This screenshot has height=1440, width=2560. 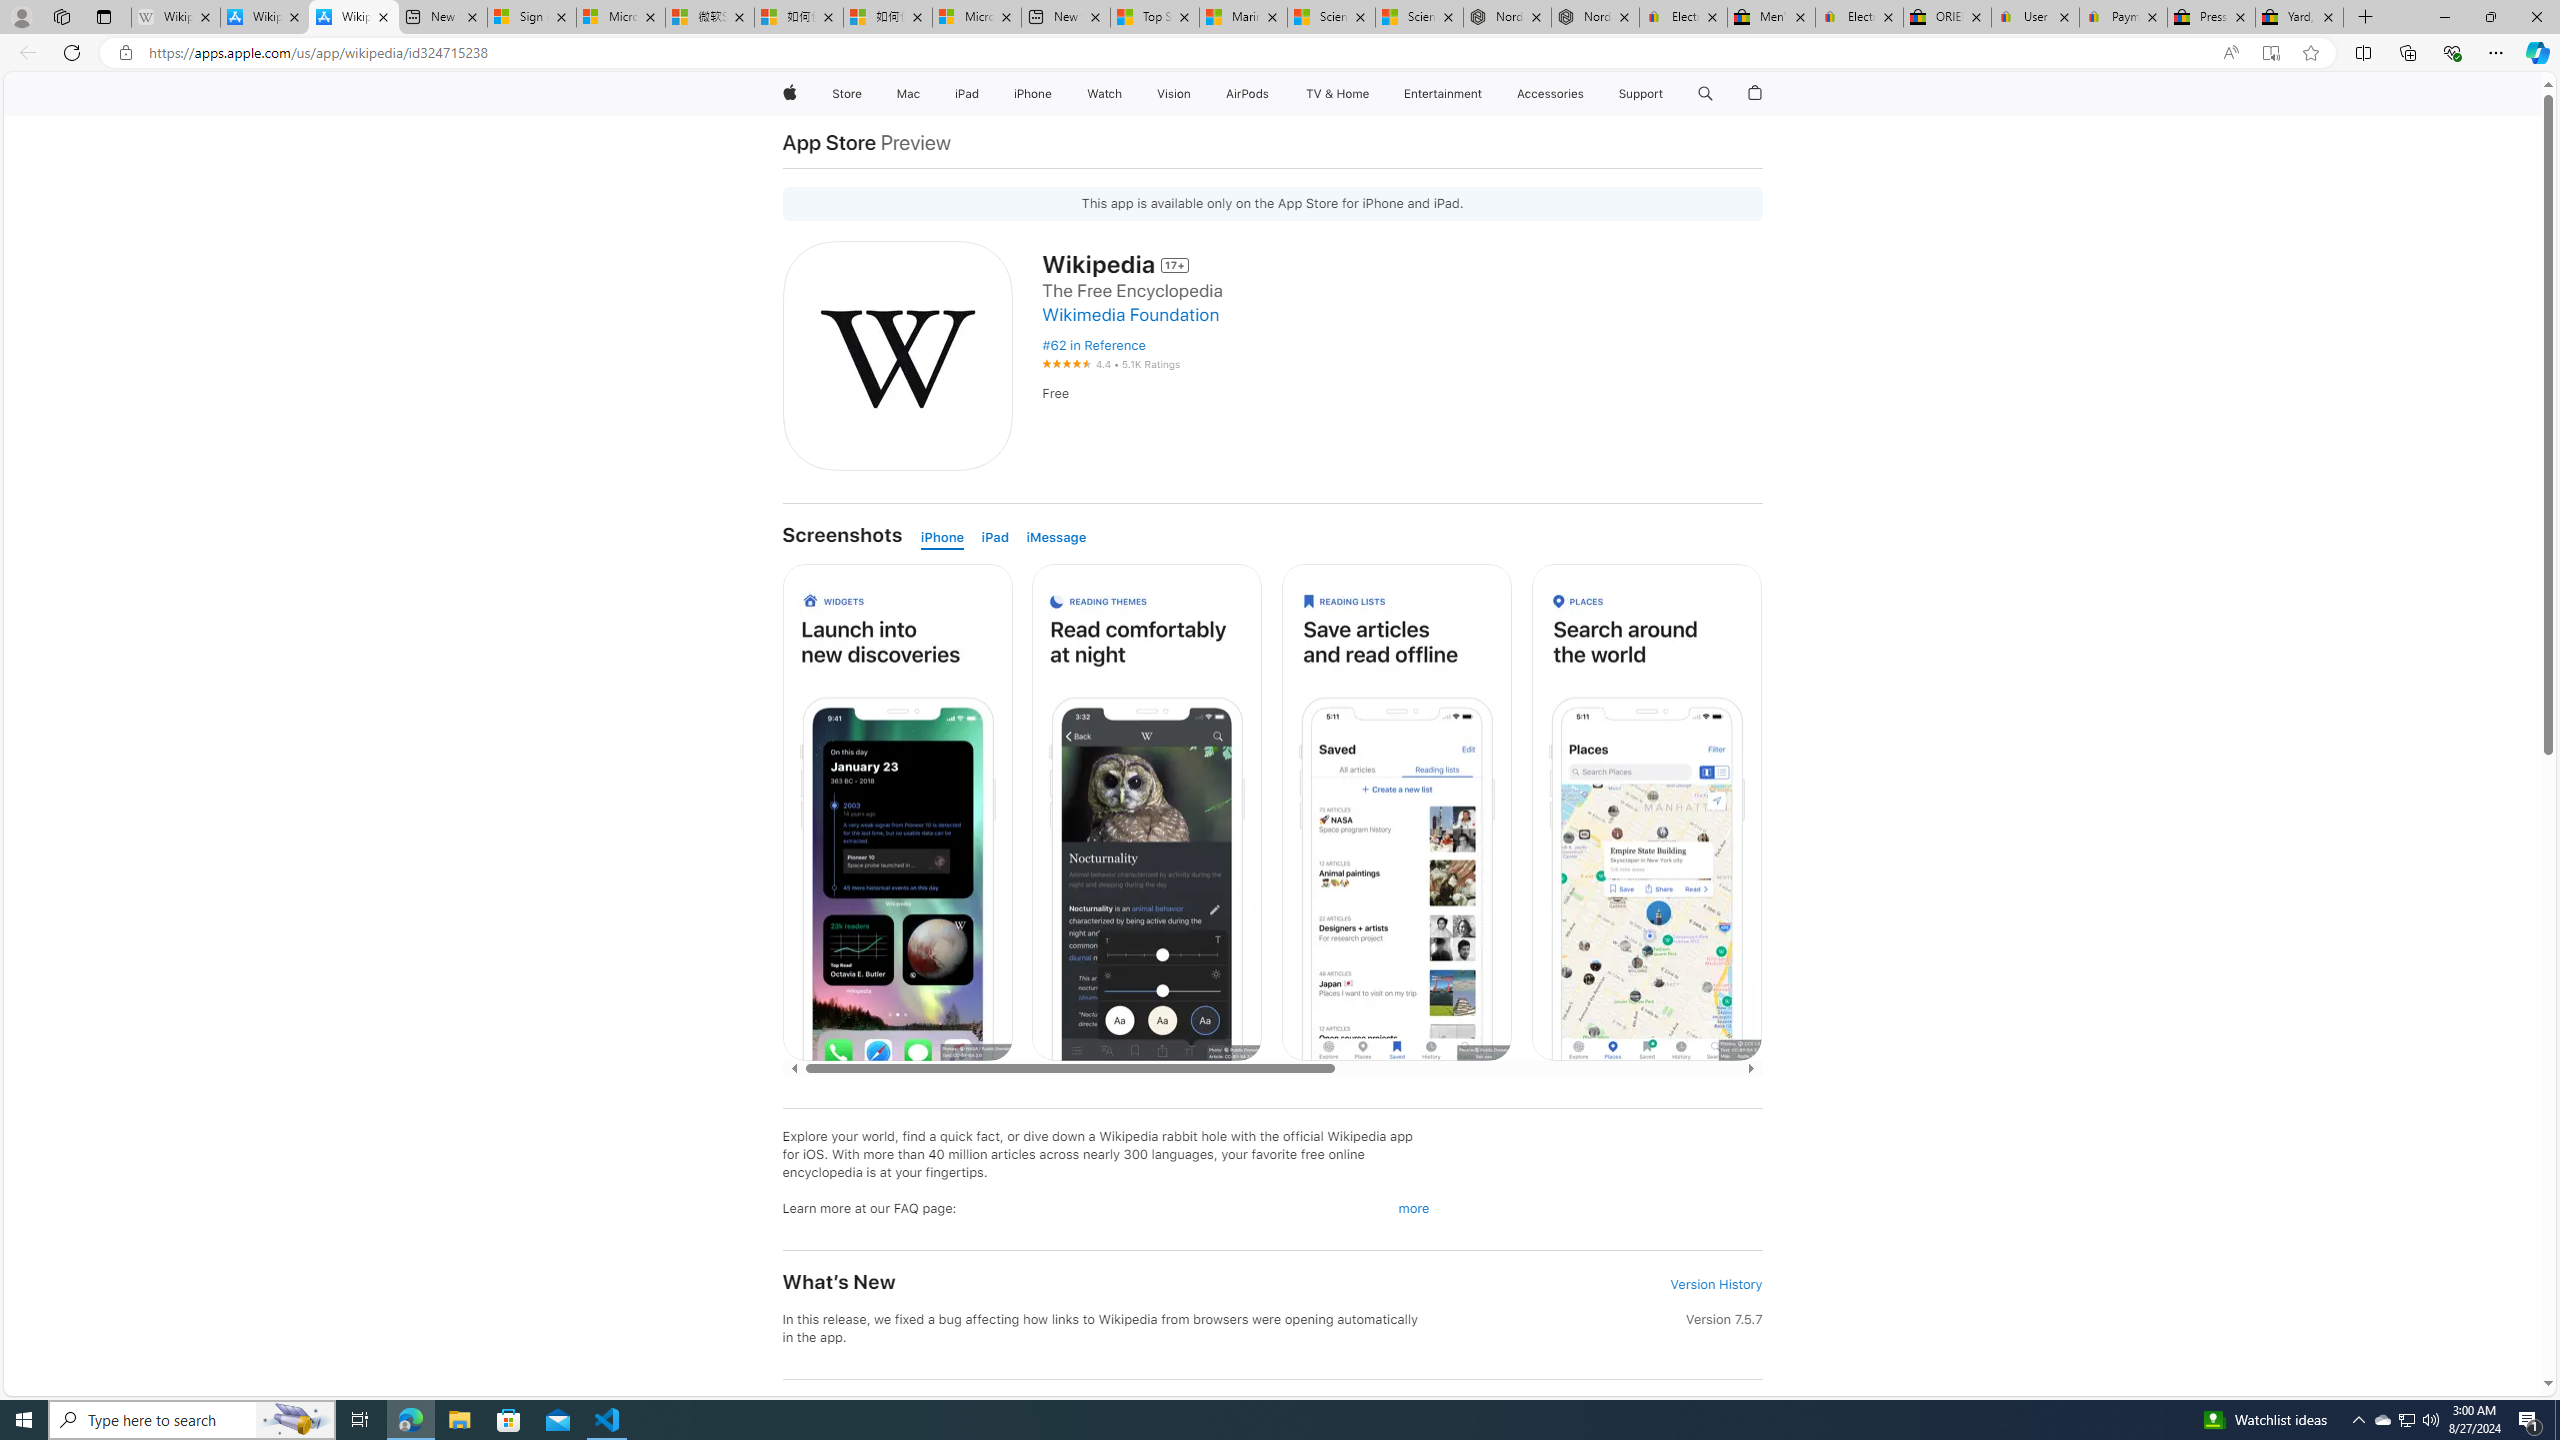 What do you see at coordinates (1705, 93) in the screenshot?
I see `'Search apple.com'` at bounding box center [1705, 93].